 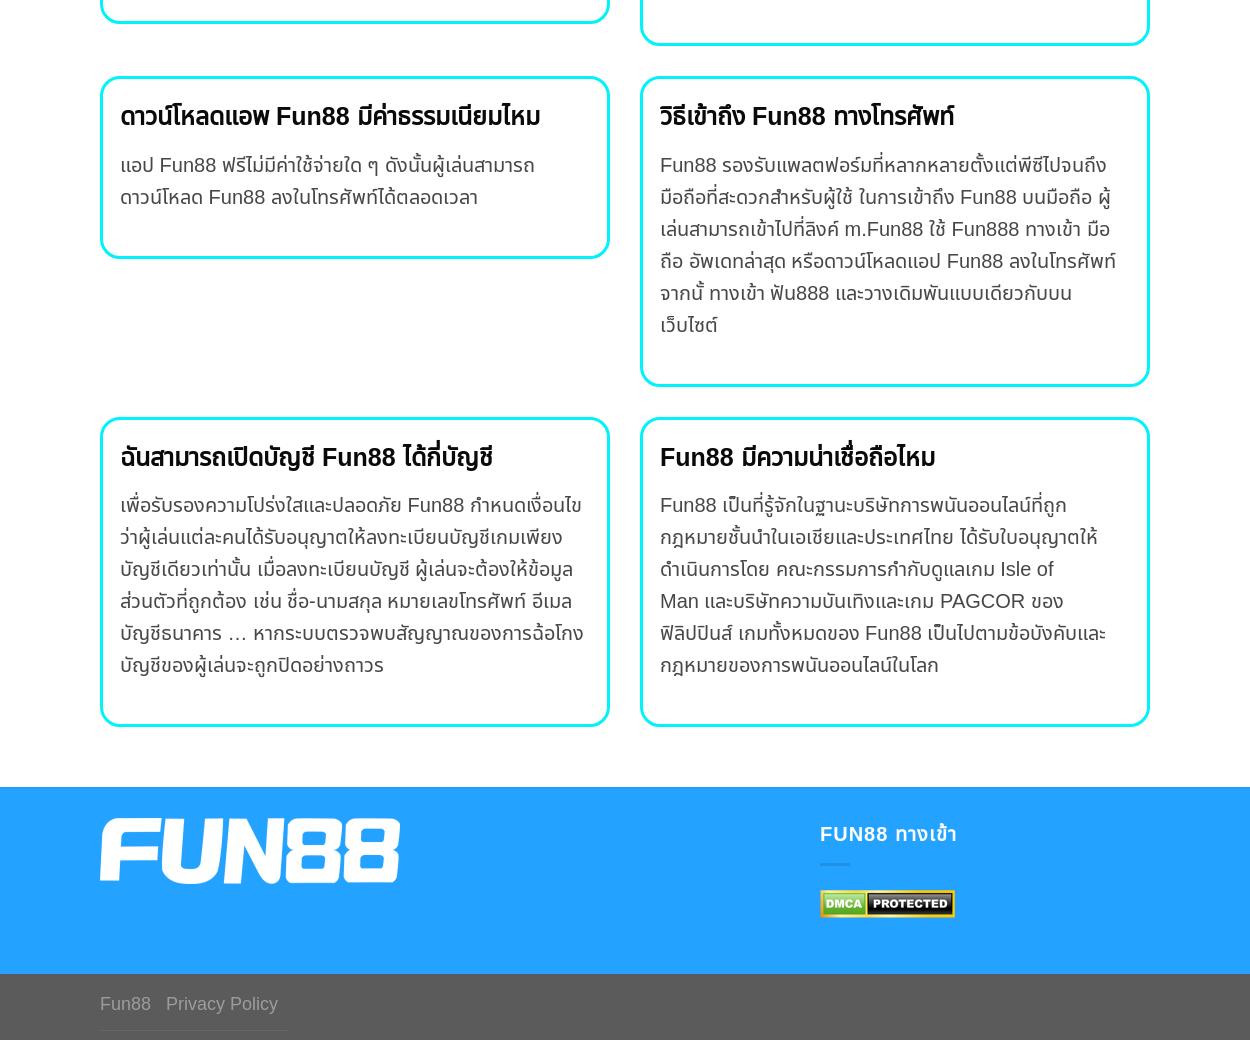 What do you see at coordinates (326, 180) in the screenshot?
I see `'แอป Fun88 ฟรีไม่มีค่าใช้จ่ายใด ๆ ดังนั้นผู้เล่นสามารถดาวน์โหลด Fun88 ลงในโทรศัพท์ได้ตลอดเวลา'` at bounding box center [326, 180].